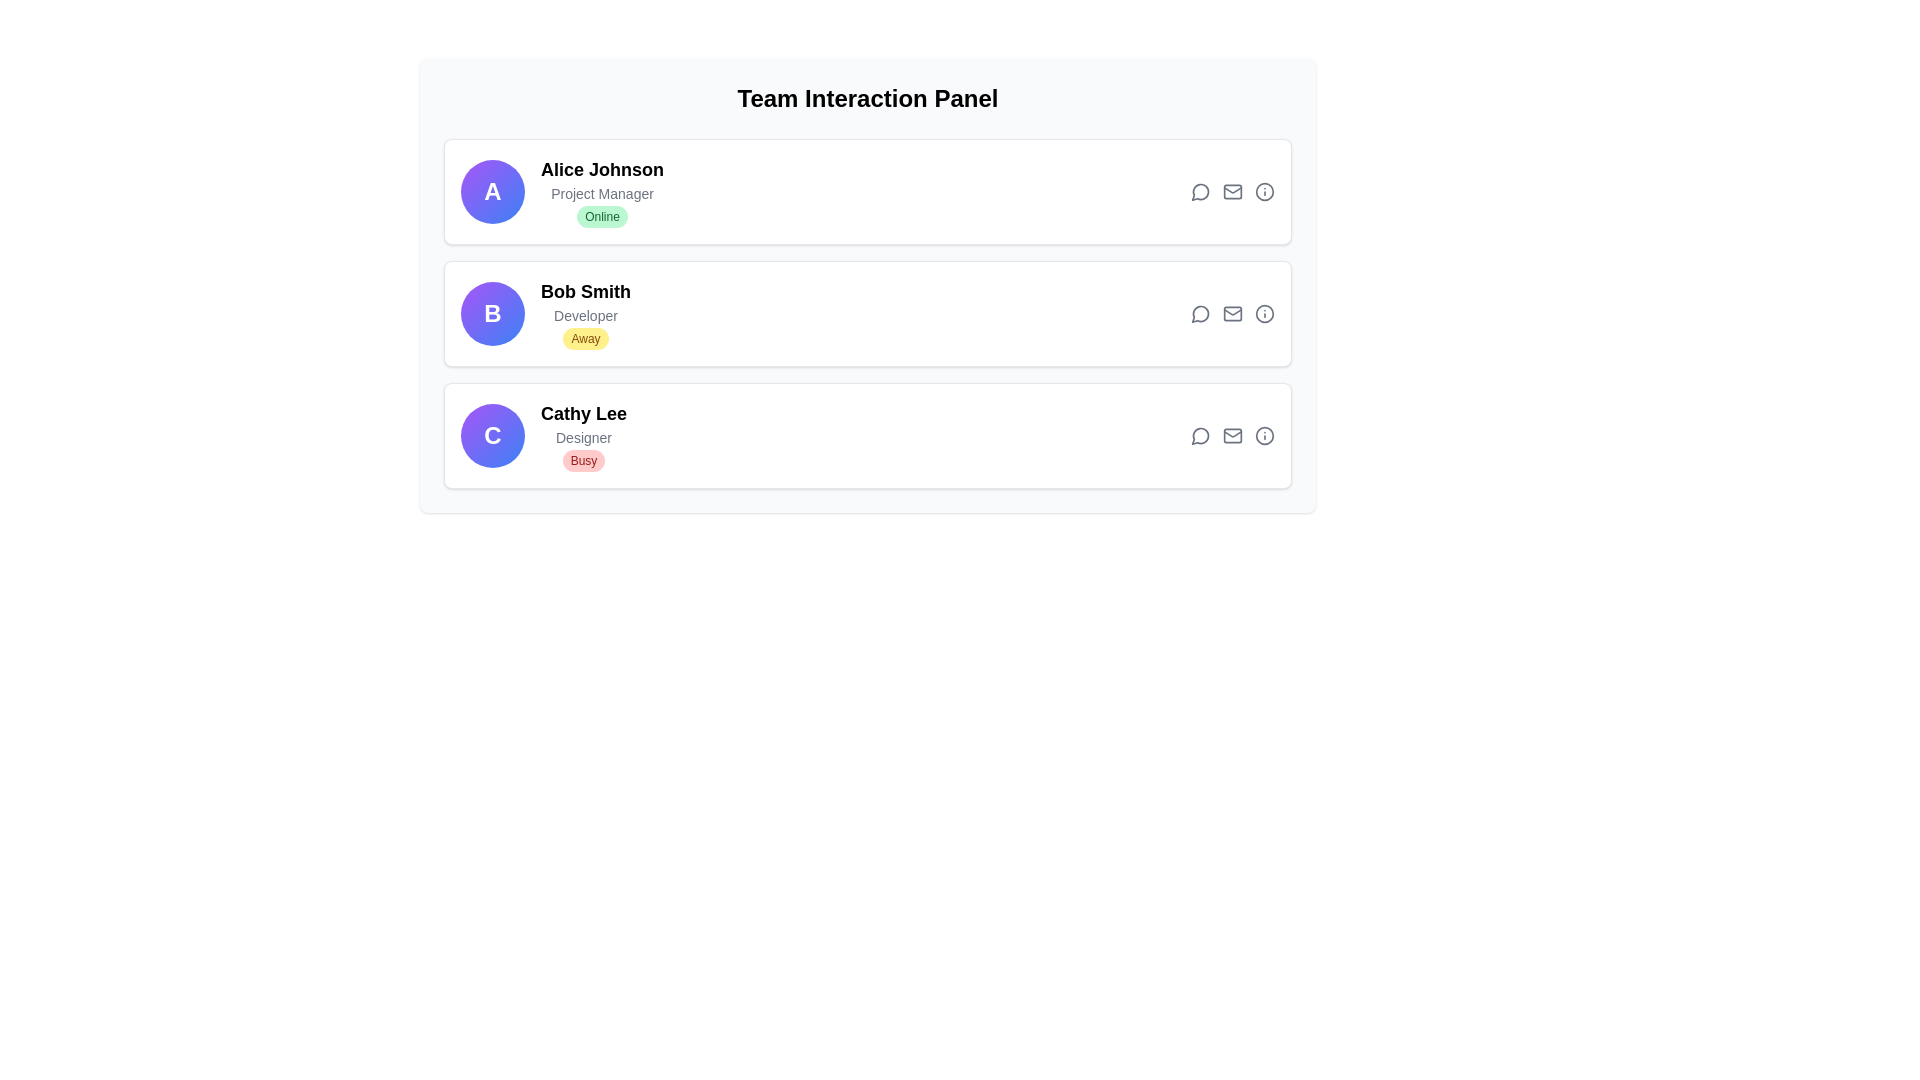 The width and height of the screenshot is (1920, 1080). Describe the element at coordinates (868, 99) in the screenshot. I see `the text header that reads 'Team Interaction Panel', which is styled with a large, bold font and is centered at the top of a panel with a white background and rounded corners` at that location.